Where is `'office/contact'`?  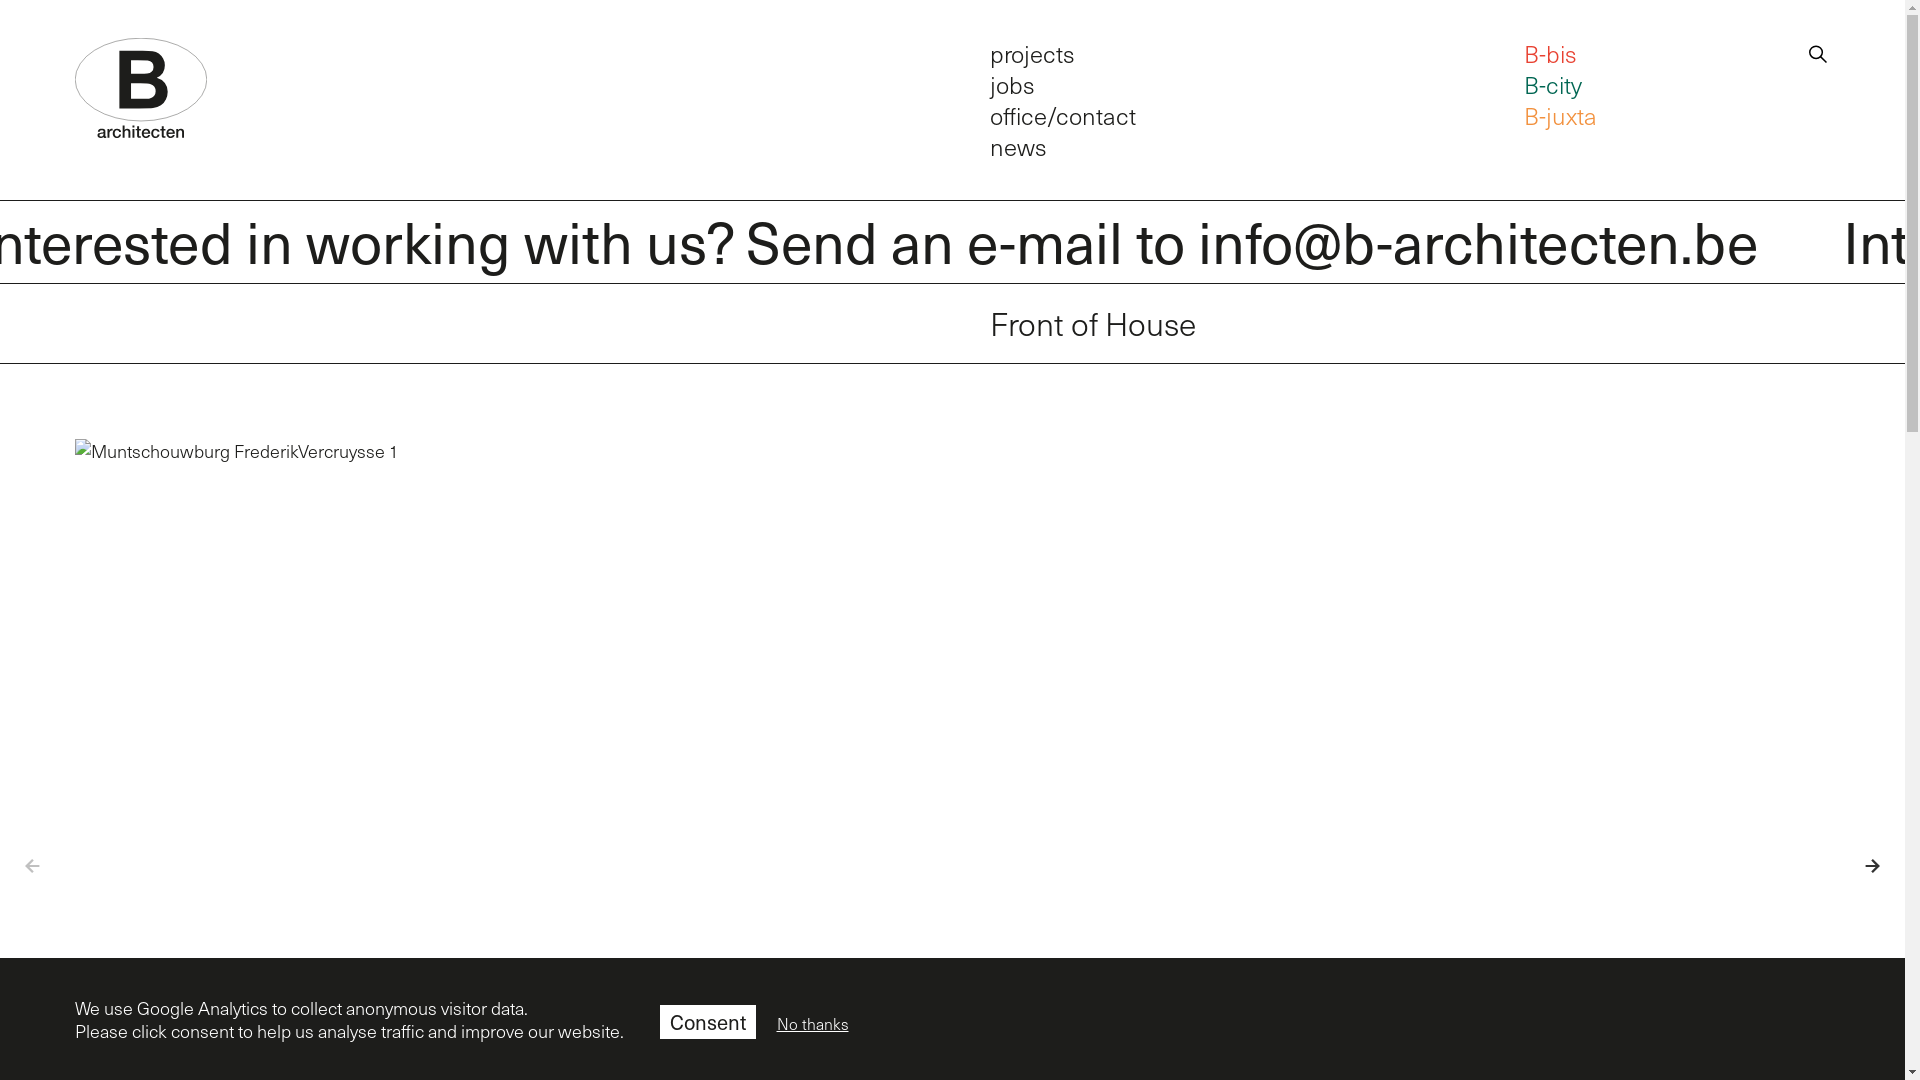 'office/contact' is located at coordinates (1061, 115).